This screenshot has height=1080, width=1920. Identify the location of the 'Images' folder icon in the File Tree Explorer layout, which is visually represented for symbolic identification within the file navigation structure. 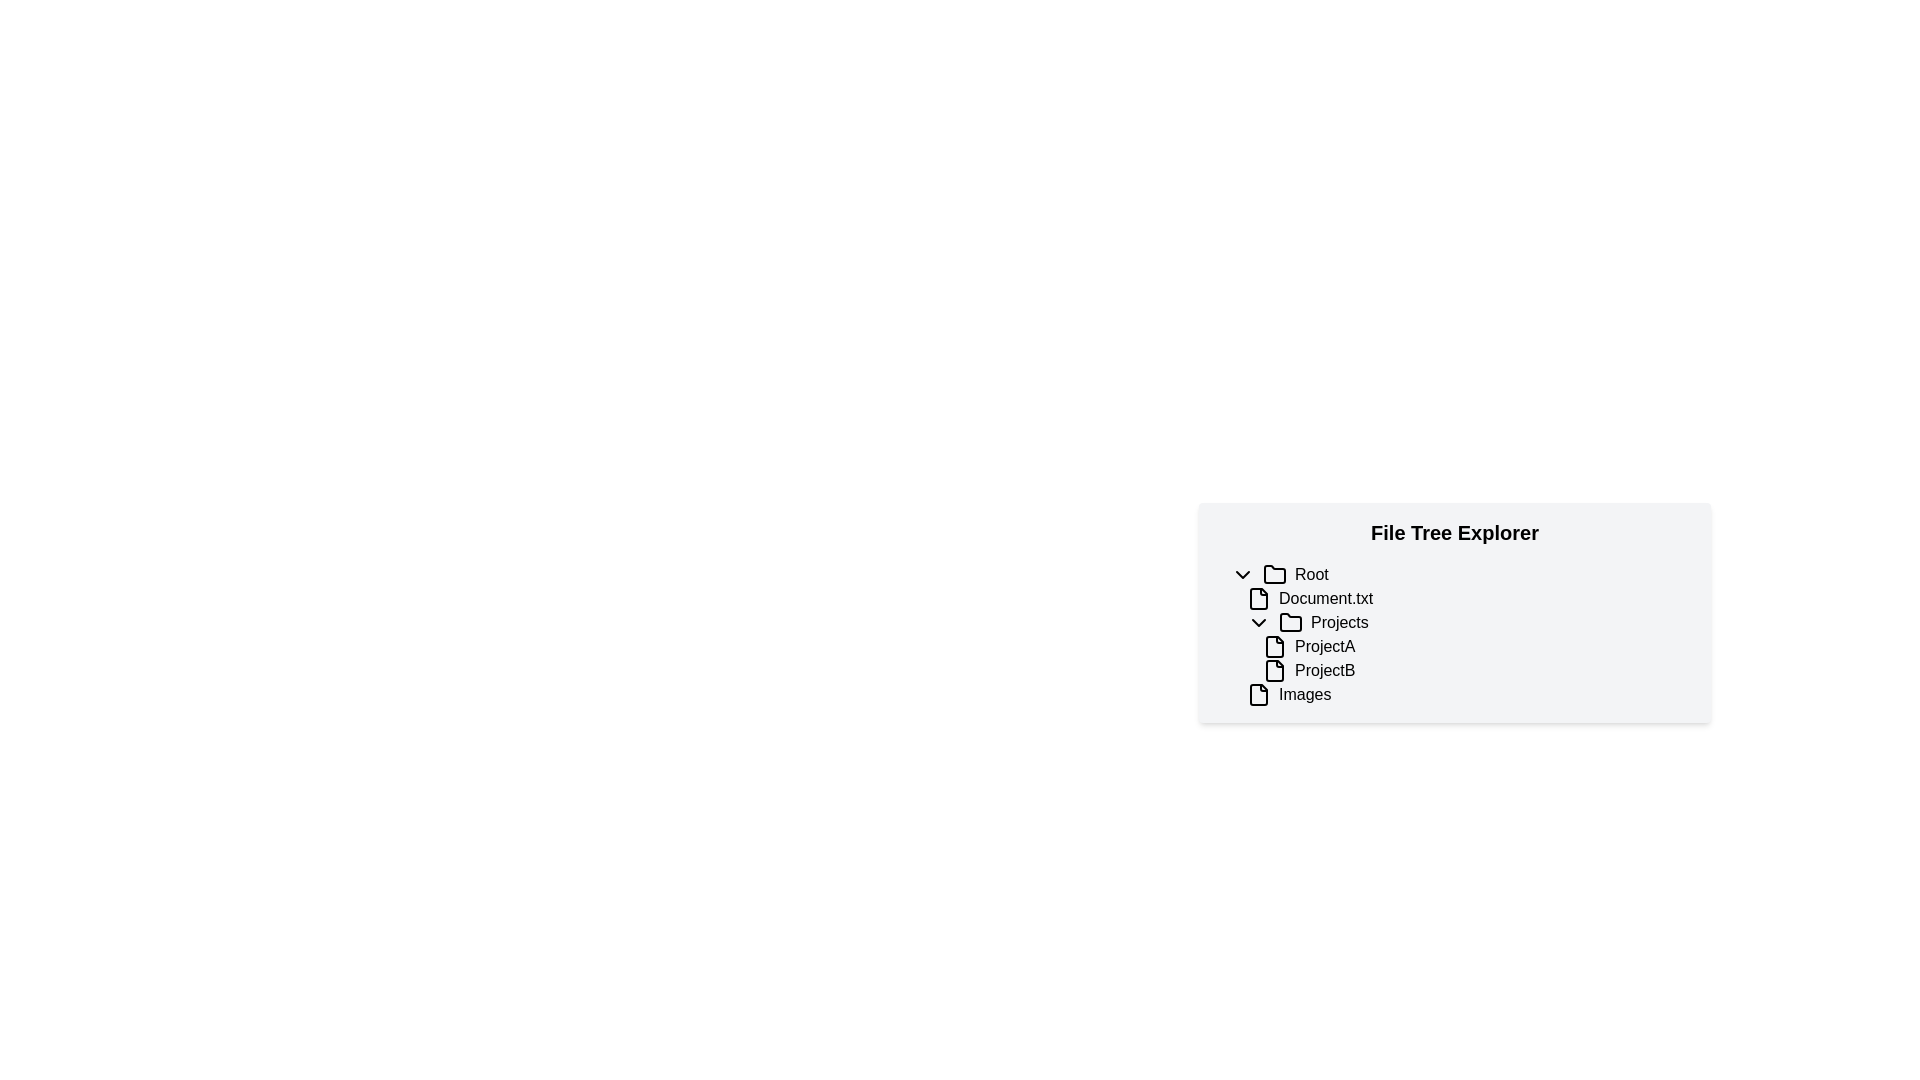
(1257, 693).